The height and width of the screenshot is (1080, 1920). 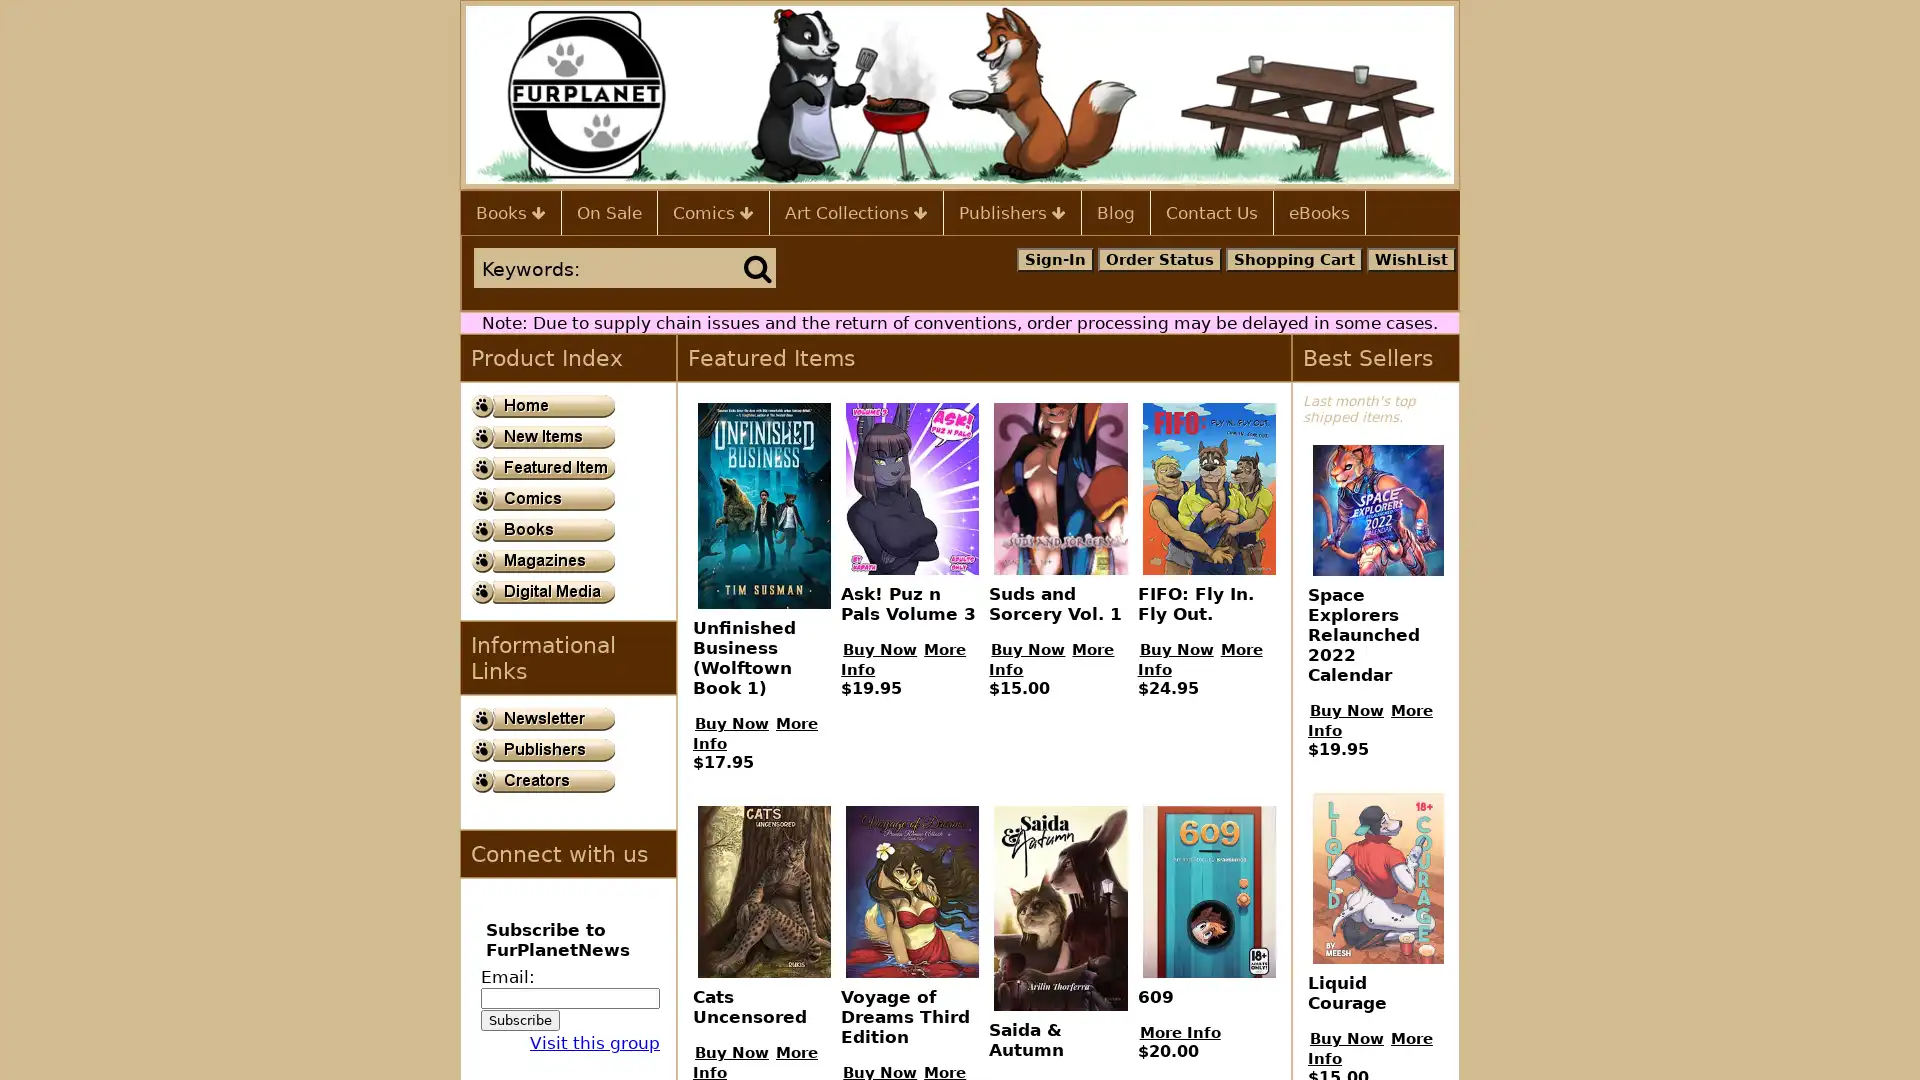 What do you see at coordinates (520, 1019) in the screenshot?
I see `Subscribe` at bounding box center [520, 1019].